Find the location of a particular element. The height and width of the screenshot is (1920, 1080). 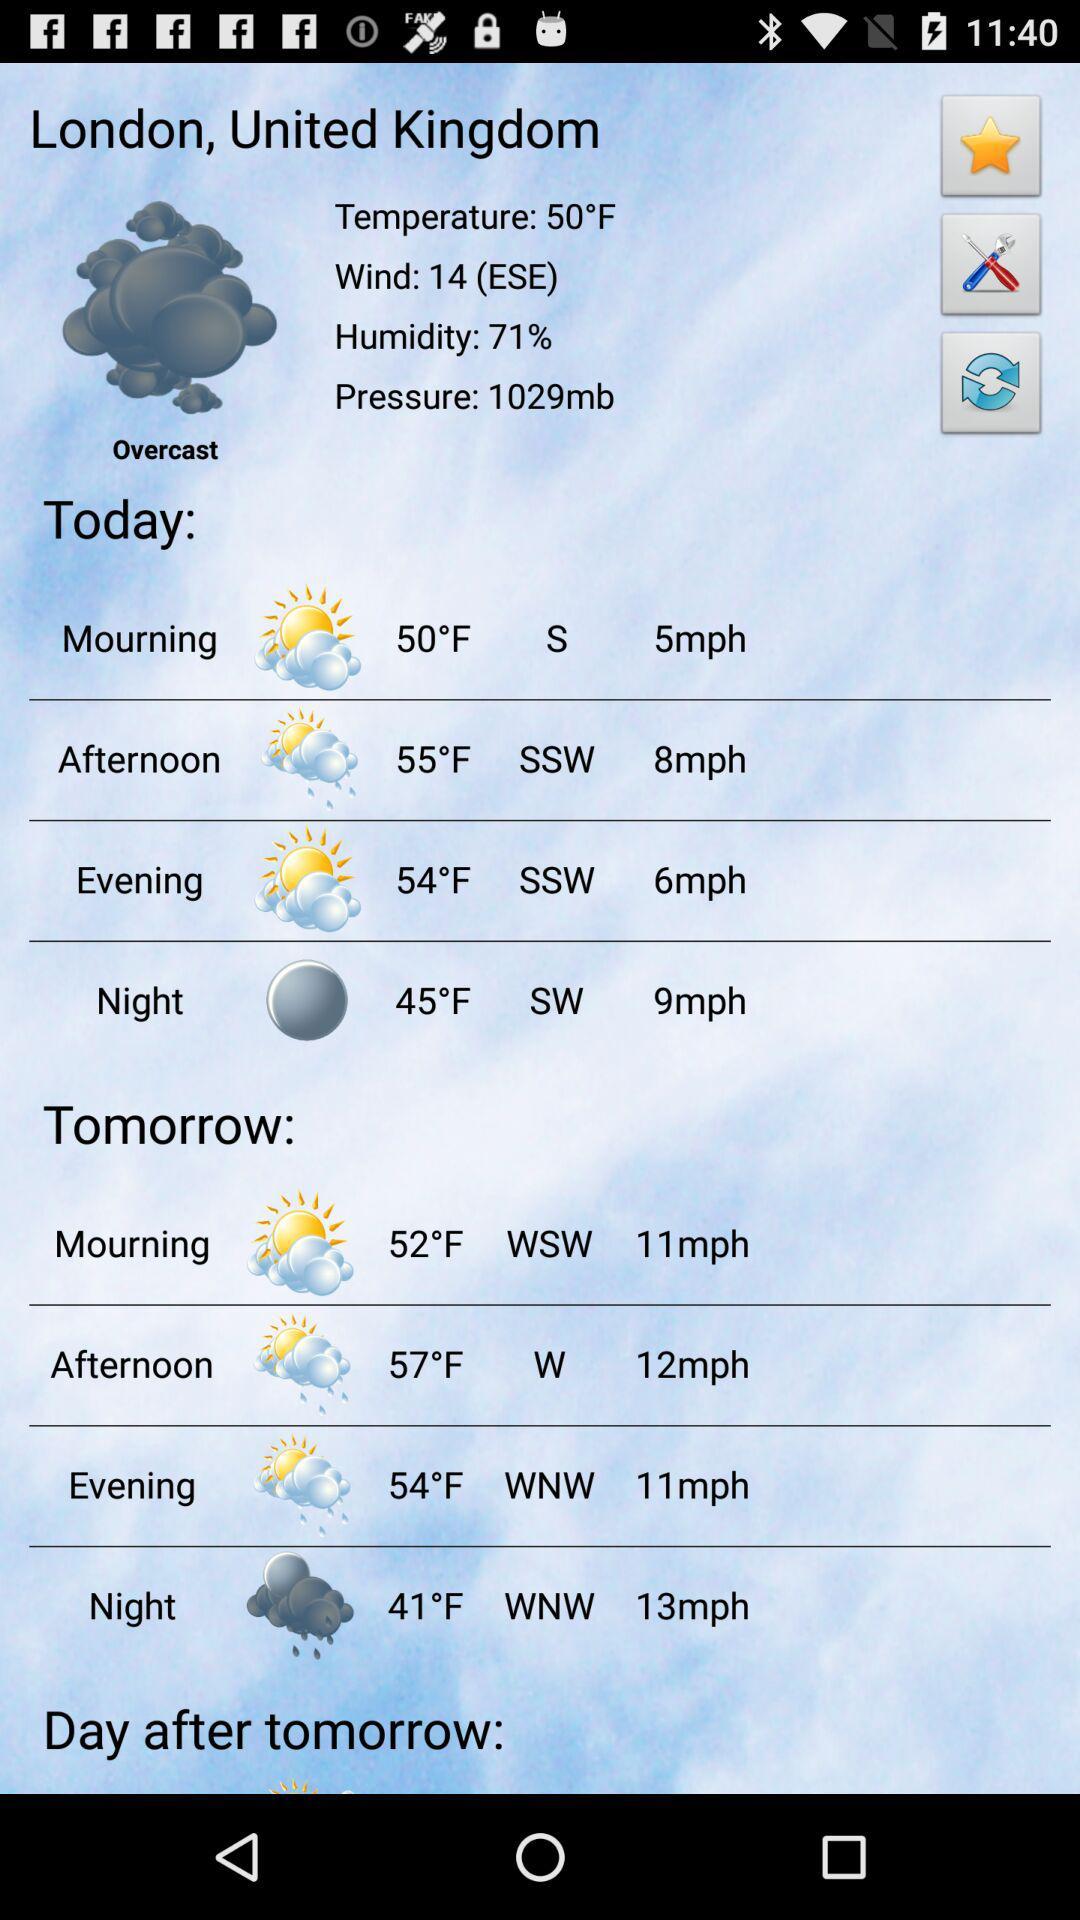

reference image is located at coordinates (164, 306).